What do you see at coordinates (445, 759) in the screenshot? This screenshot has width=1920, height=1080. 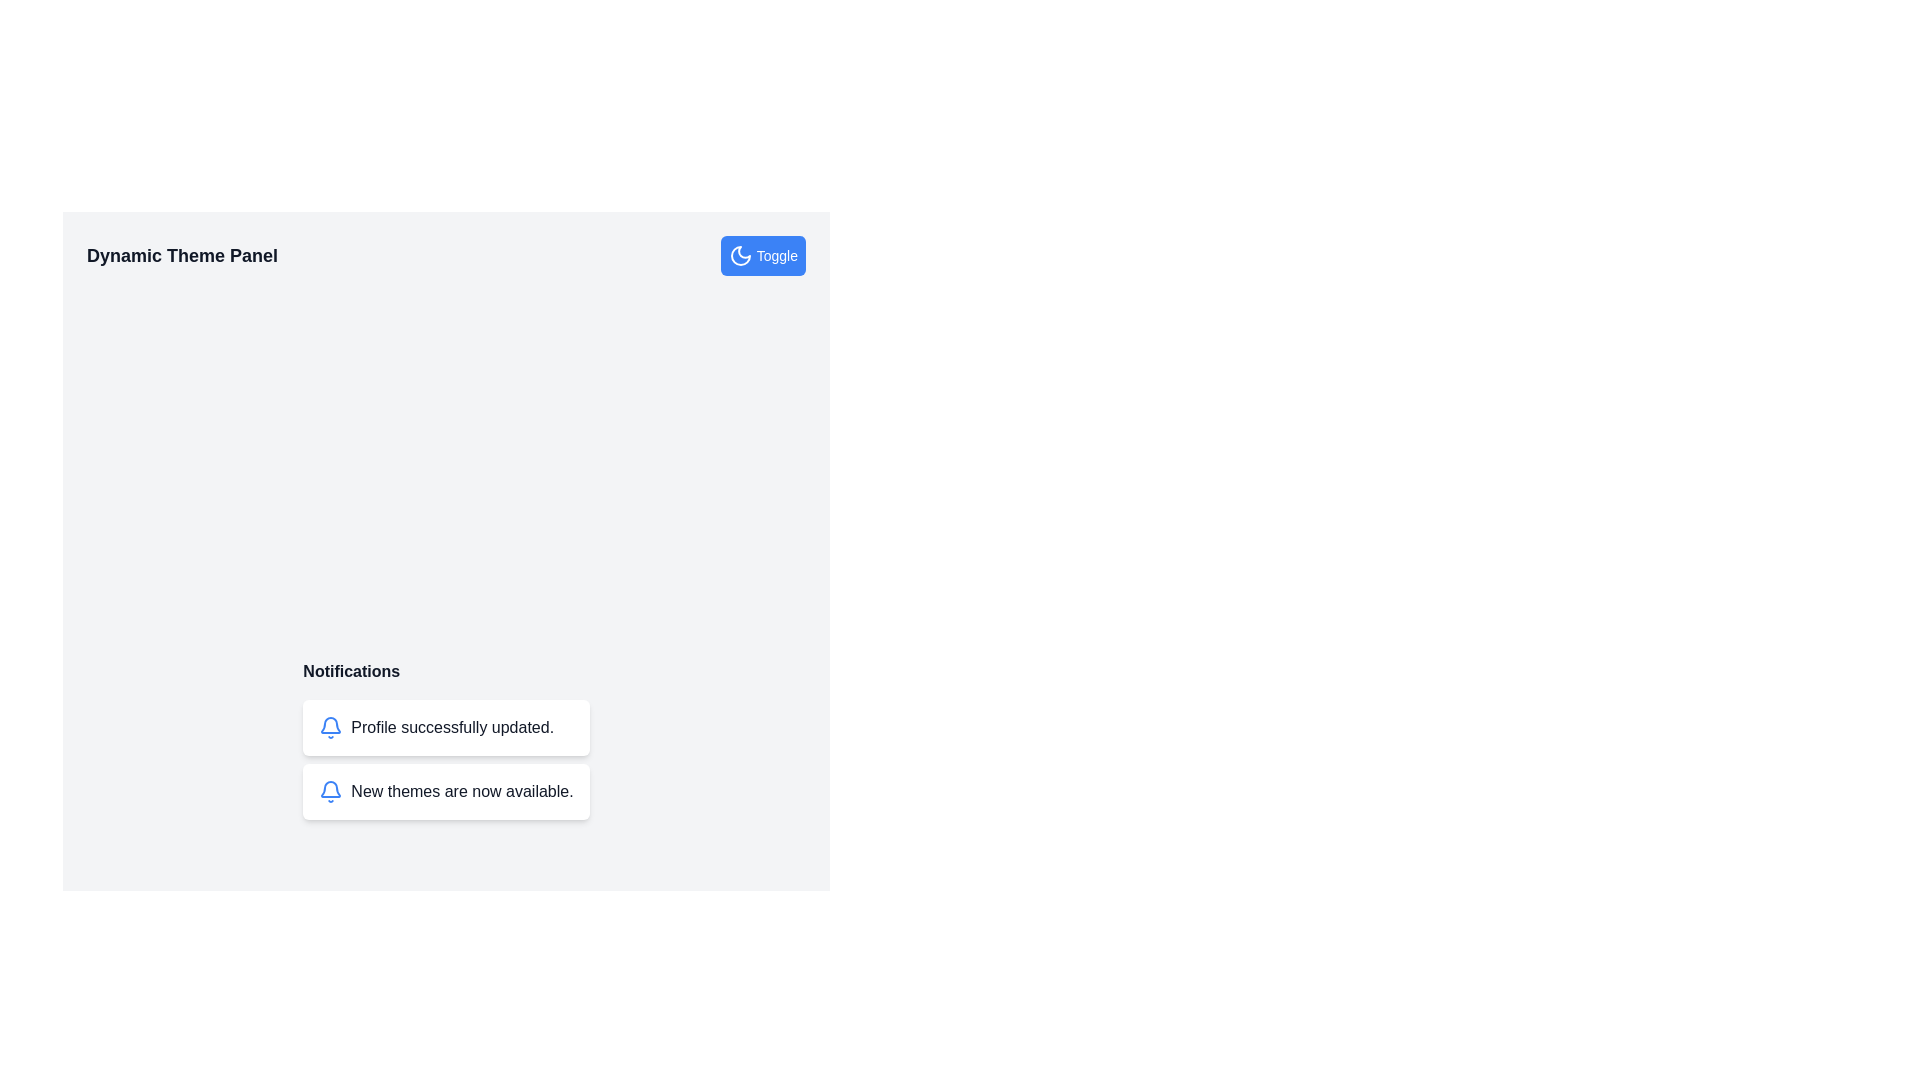 I see `notifications displayed in the informational banner that shows messages about profile updates and available themes` at bounding box center [445, 759].